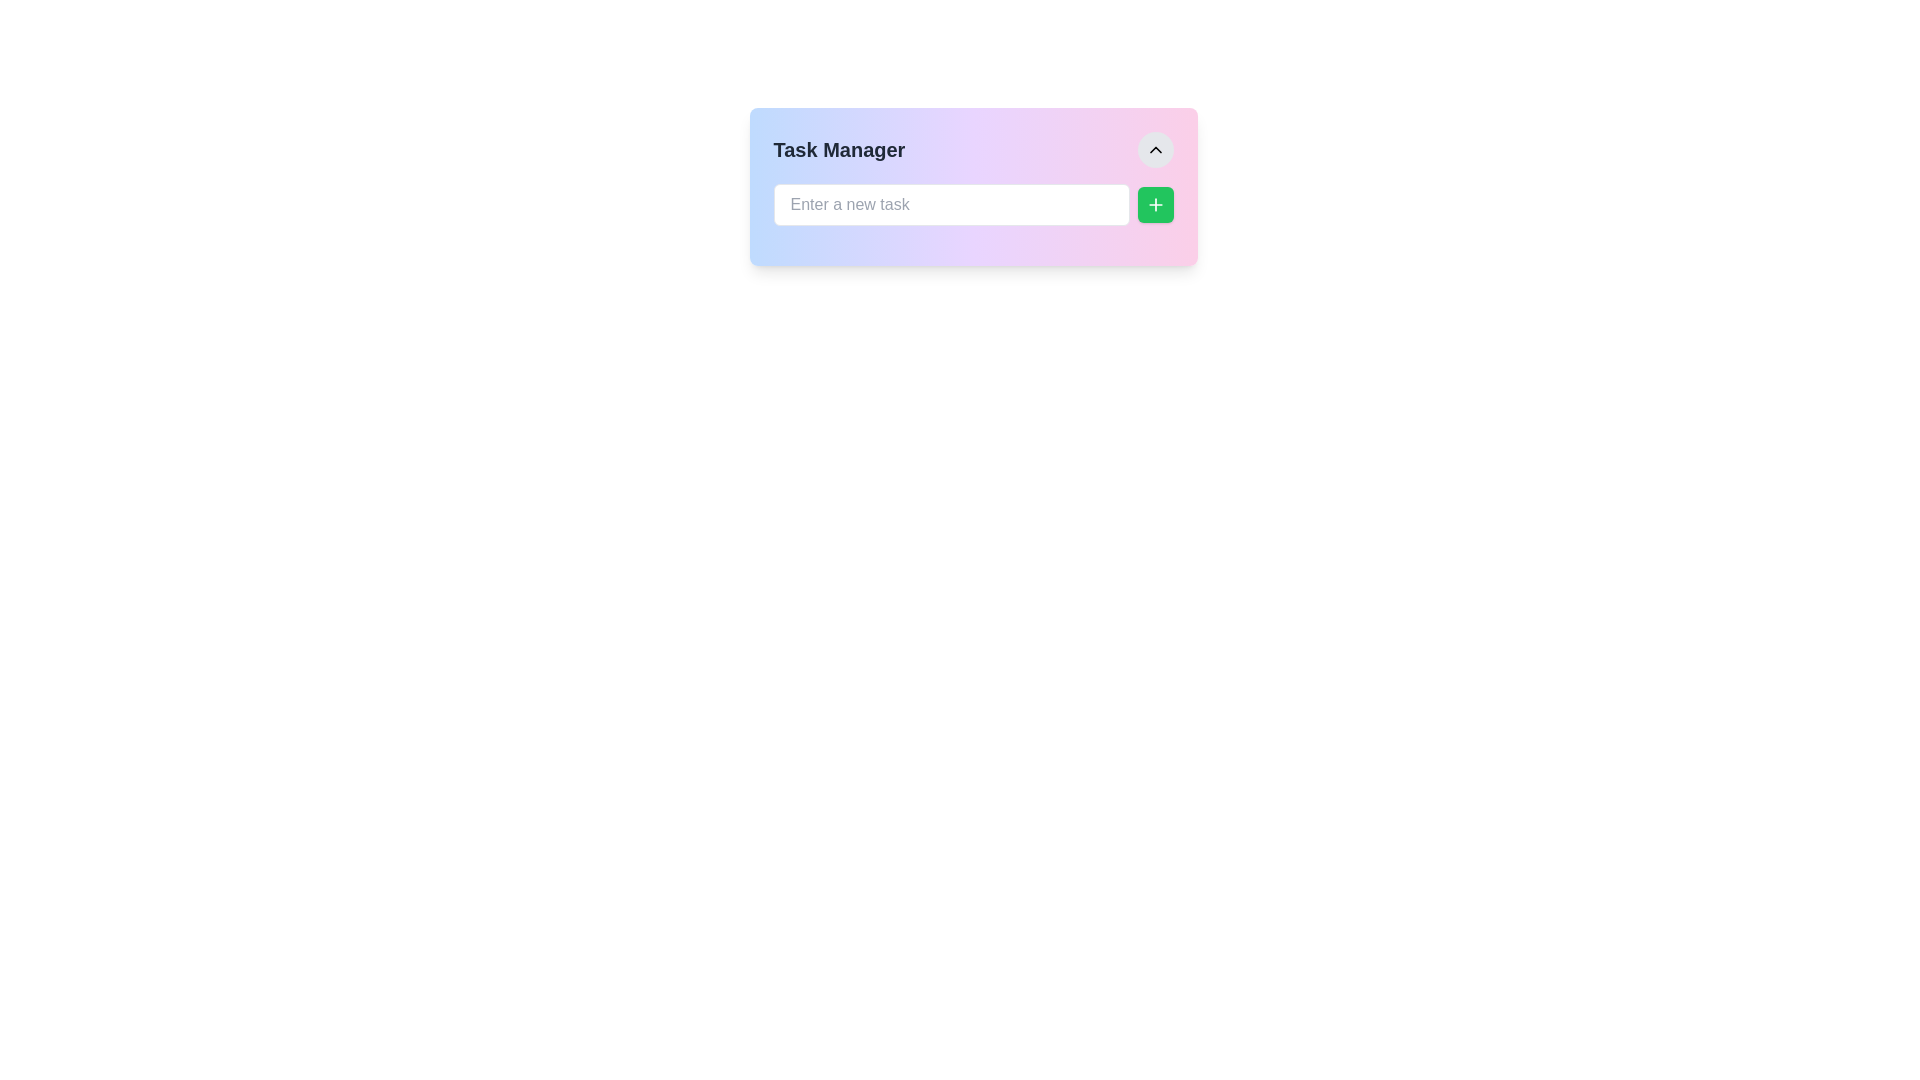 The width and height of the screenshot is (1920, 1080). I want to click on the circular '+' icon button with a green background, so click(1155, 204).